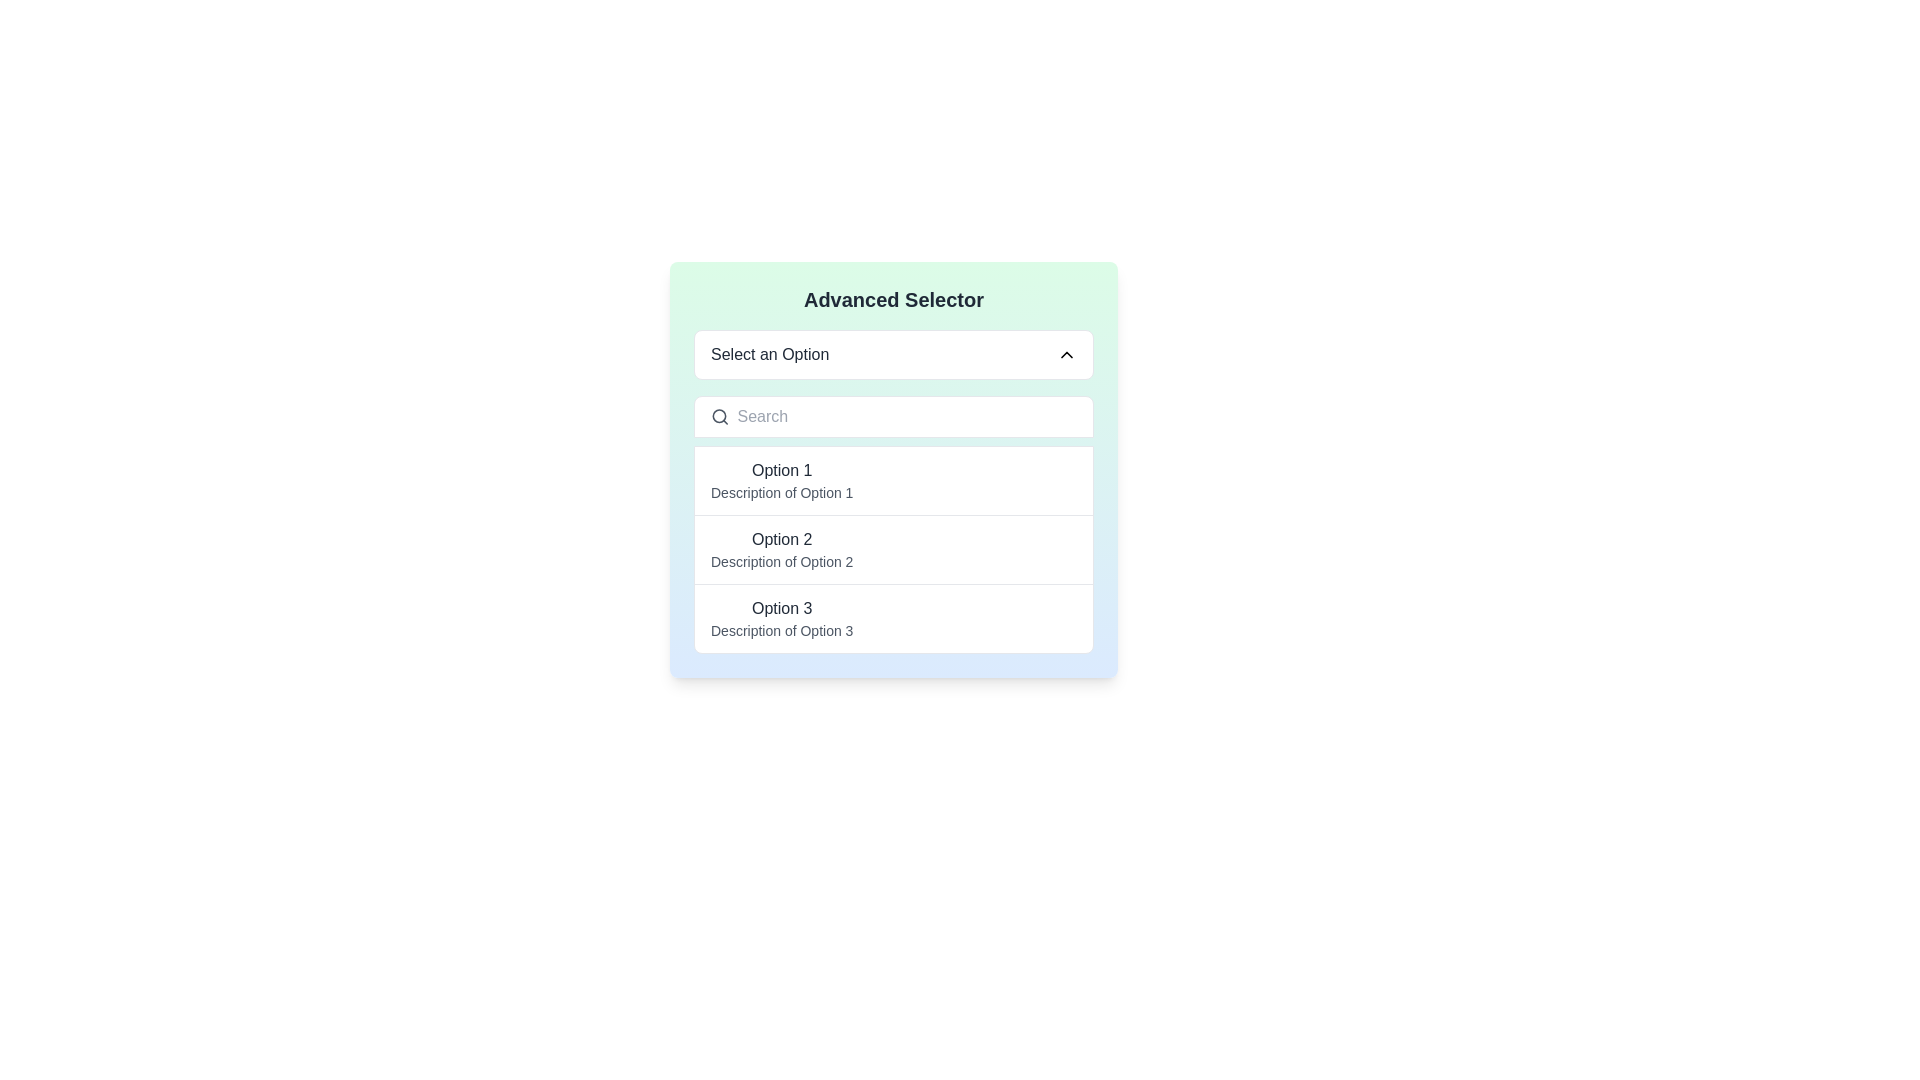  What do you see at coordinates (781, 562) in the screenshot?
I see `text content from the descriptive Text label located immediately below 'Option 2' in the dropdown menu` at bounding box center [781, 562].